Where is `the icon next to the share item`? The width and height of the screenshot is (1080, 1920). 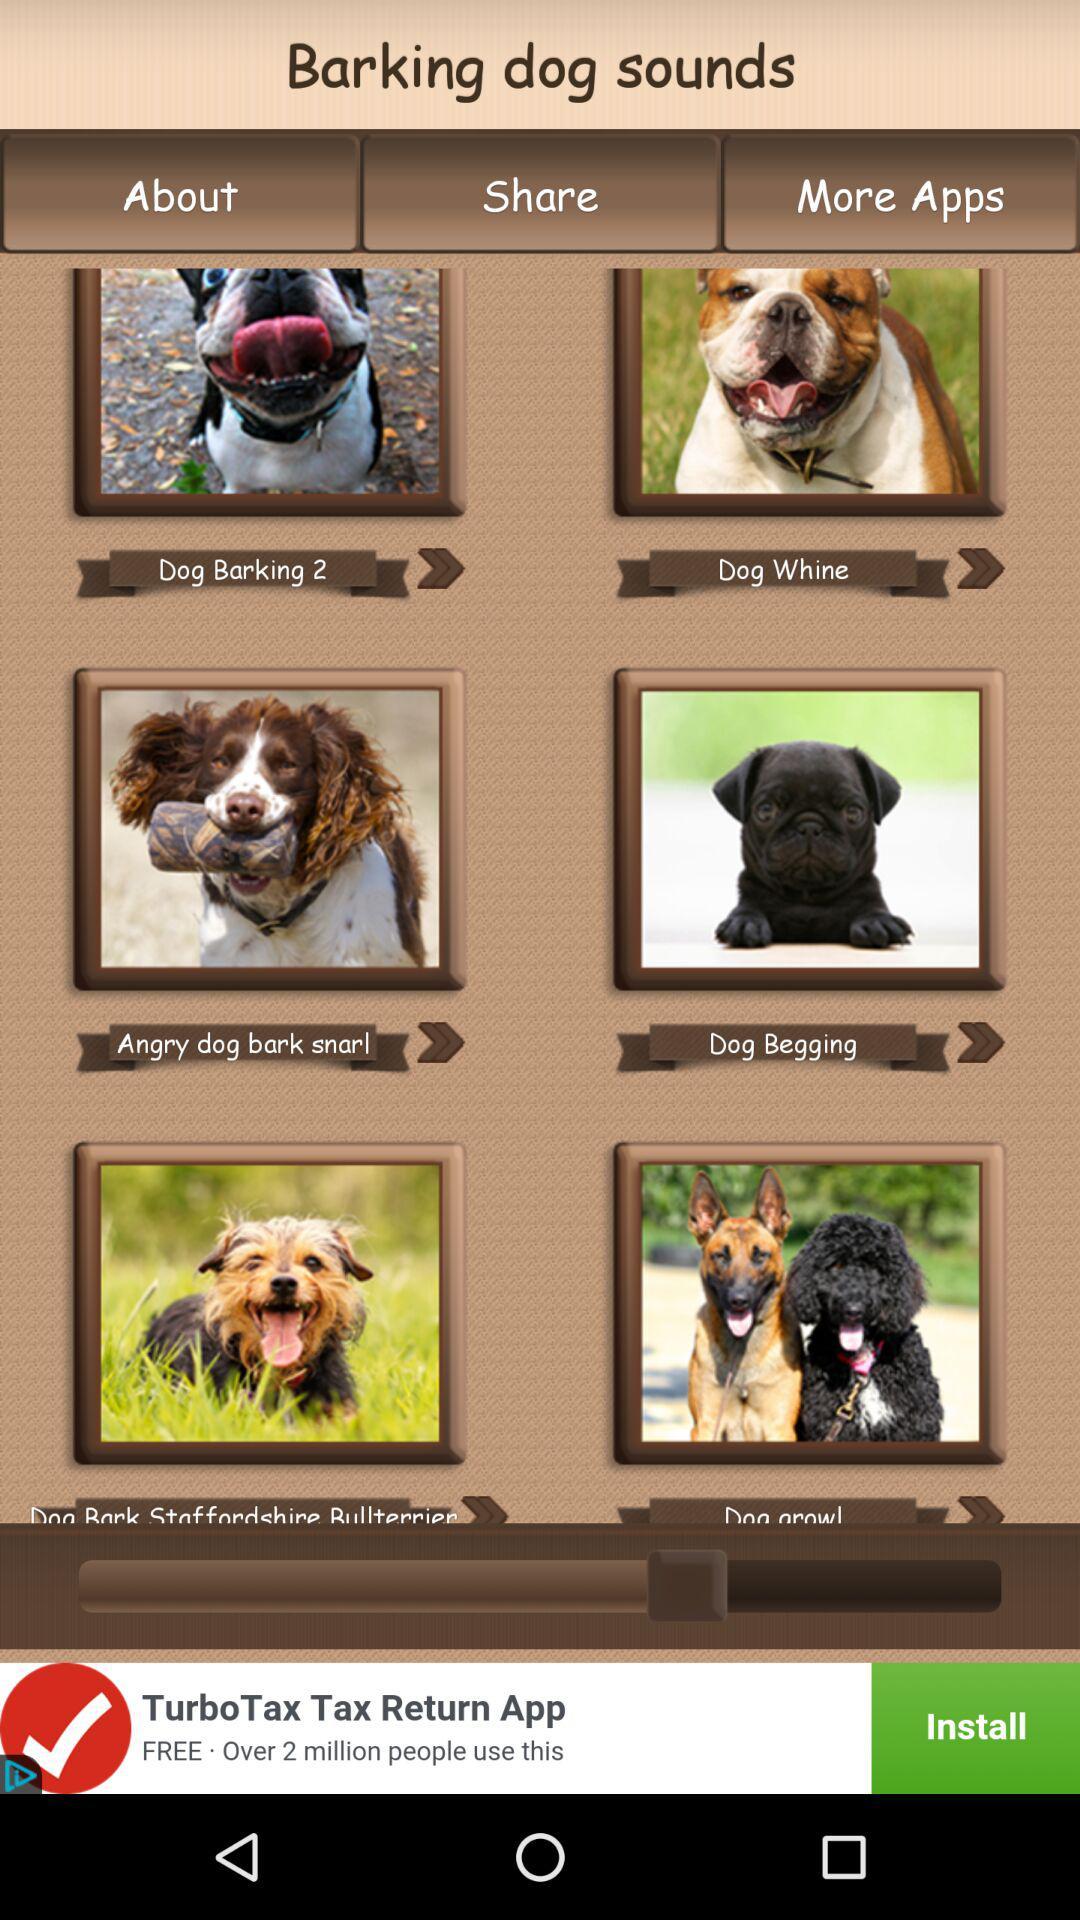
the icon next to the share item is located at coordinates (900, 194).